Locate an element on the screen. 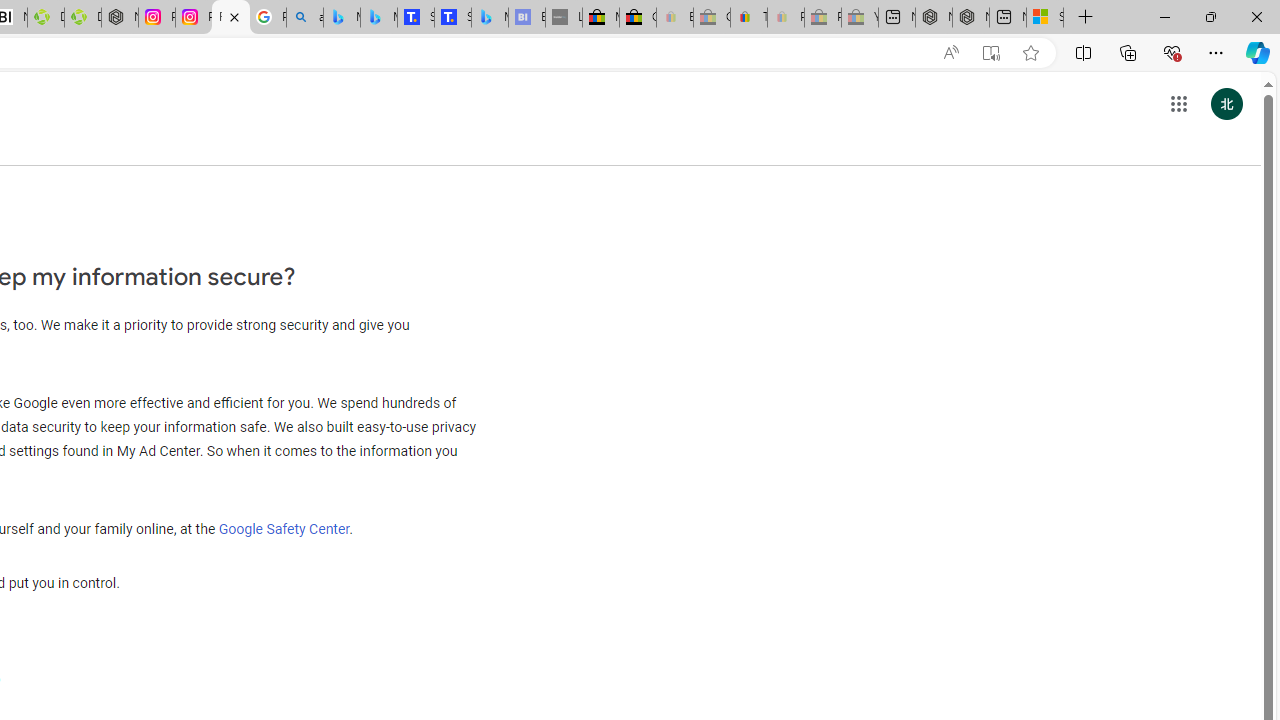 This screenshot has width=1280, height=720. 'alabama high school quarterback dies - Search' is located at coordinates (303, 17).